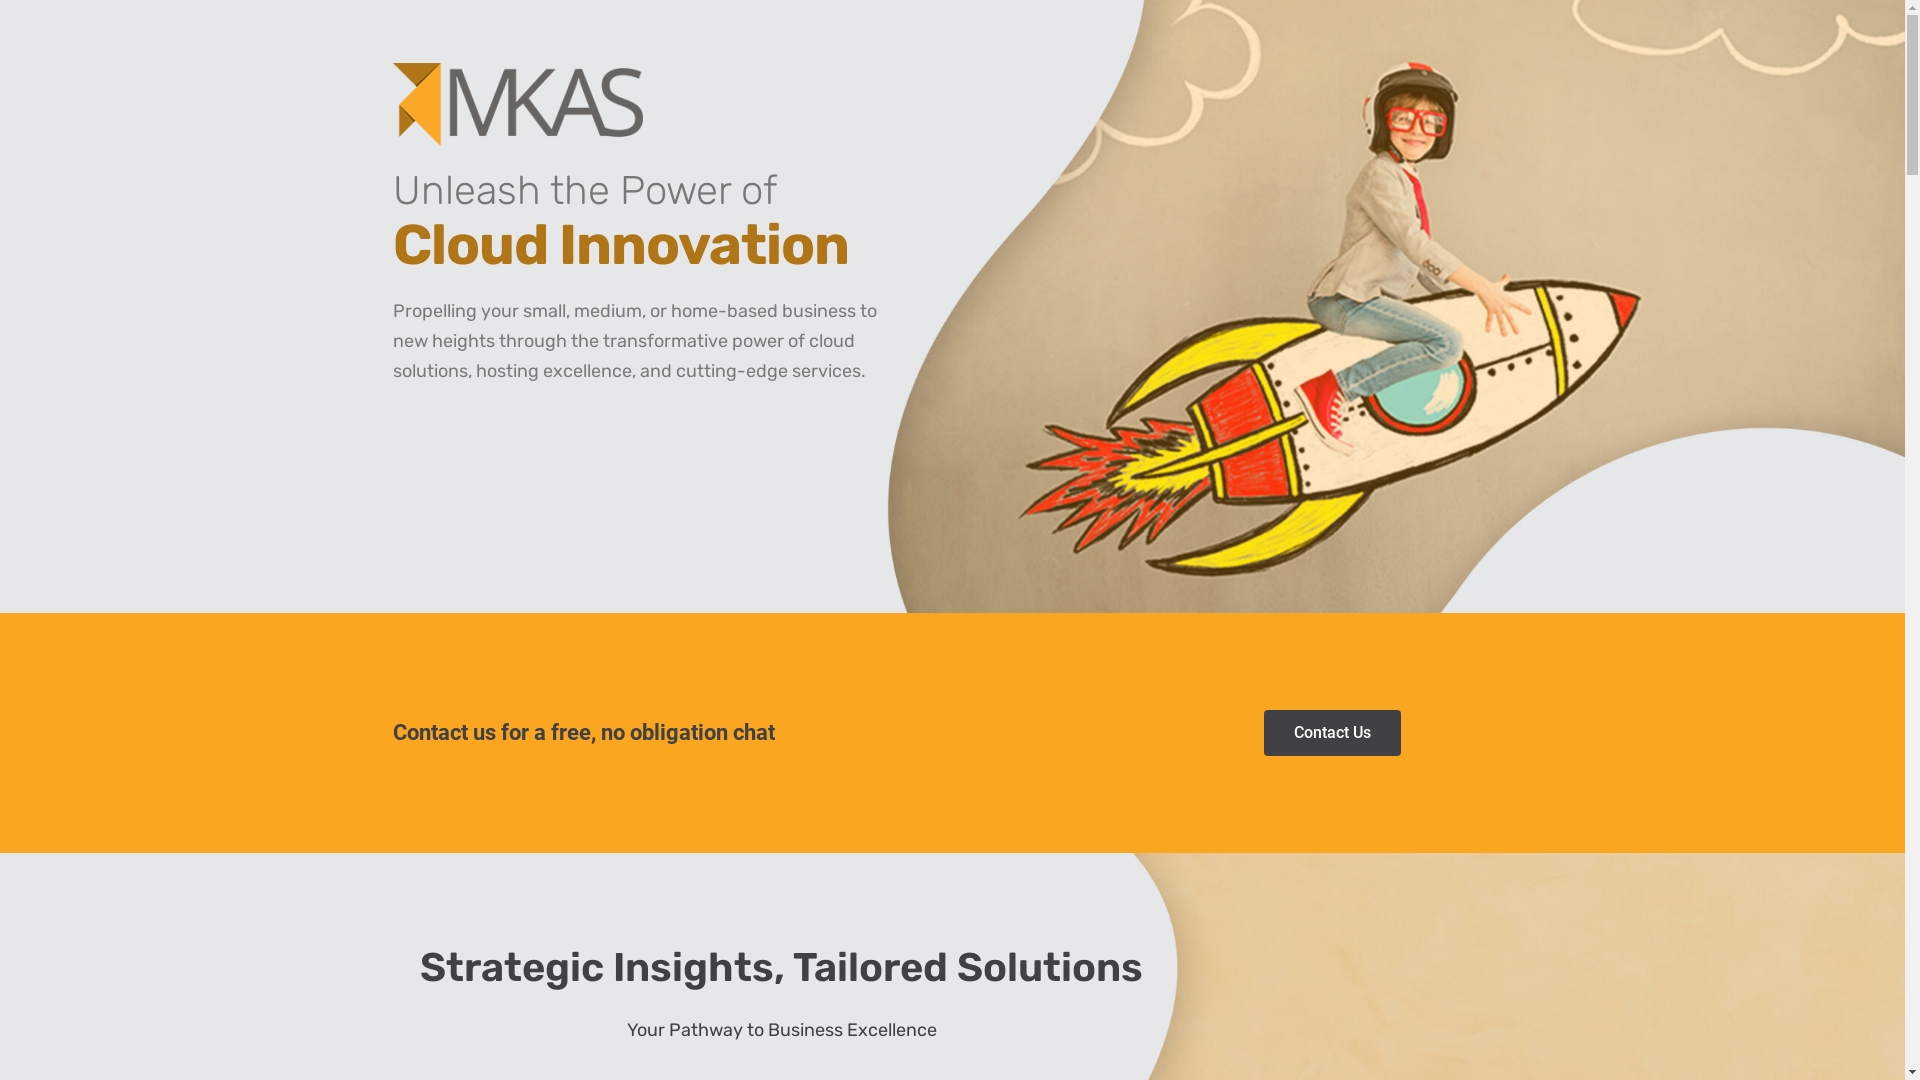 The height and width of the screenshot is (1080, 1920). What do you see at coordinates (1262, 732) in the screenshot?
I see `'Contact Us'` at bounding box center [1262, 732].